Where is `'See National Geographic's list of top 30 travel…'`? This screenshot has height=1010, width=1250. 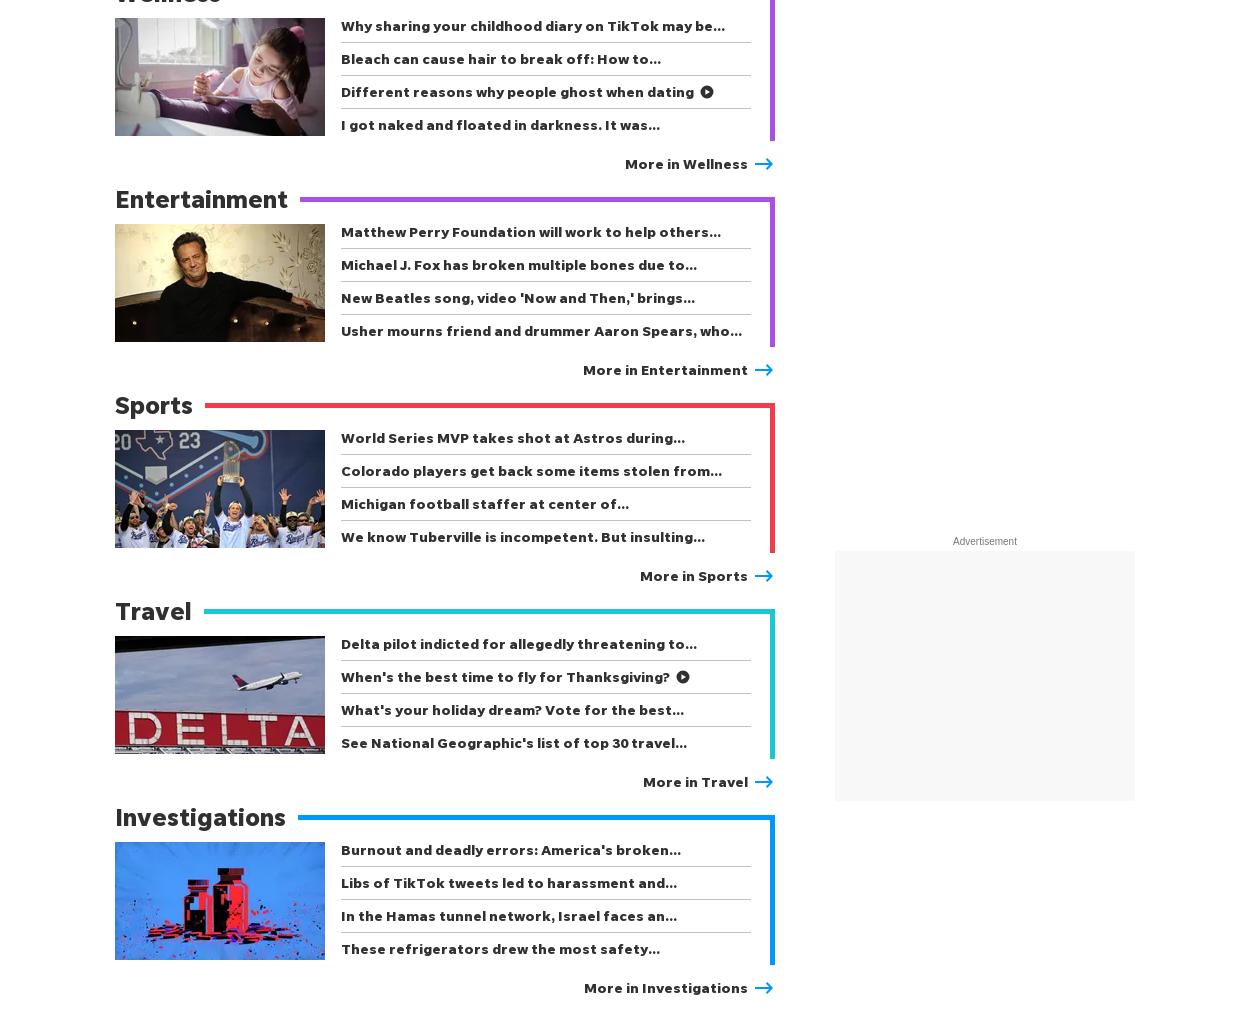
'See National Geographic's list of top 30 travel…' is located at coordinates (514, 741).